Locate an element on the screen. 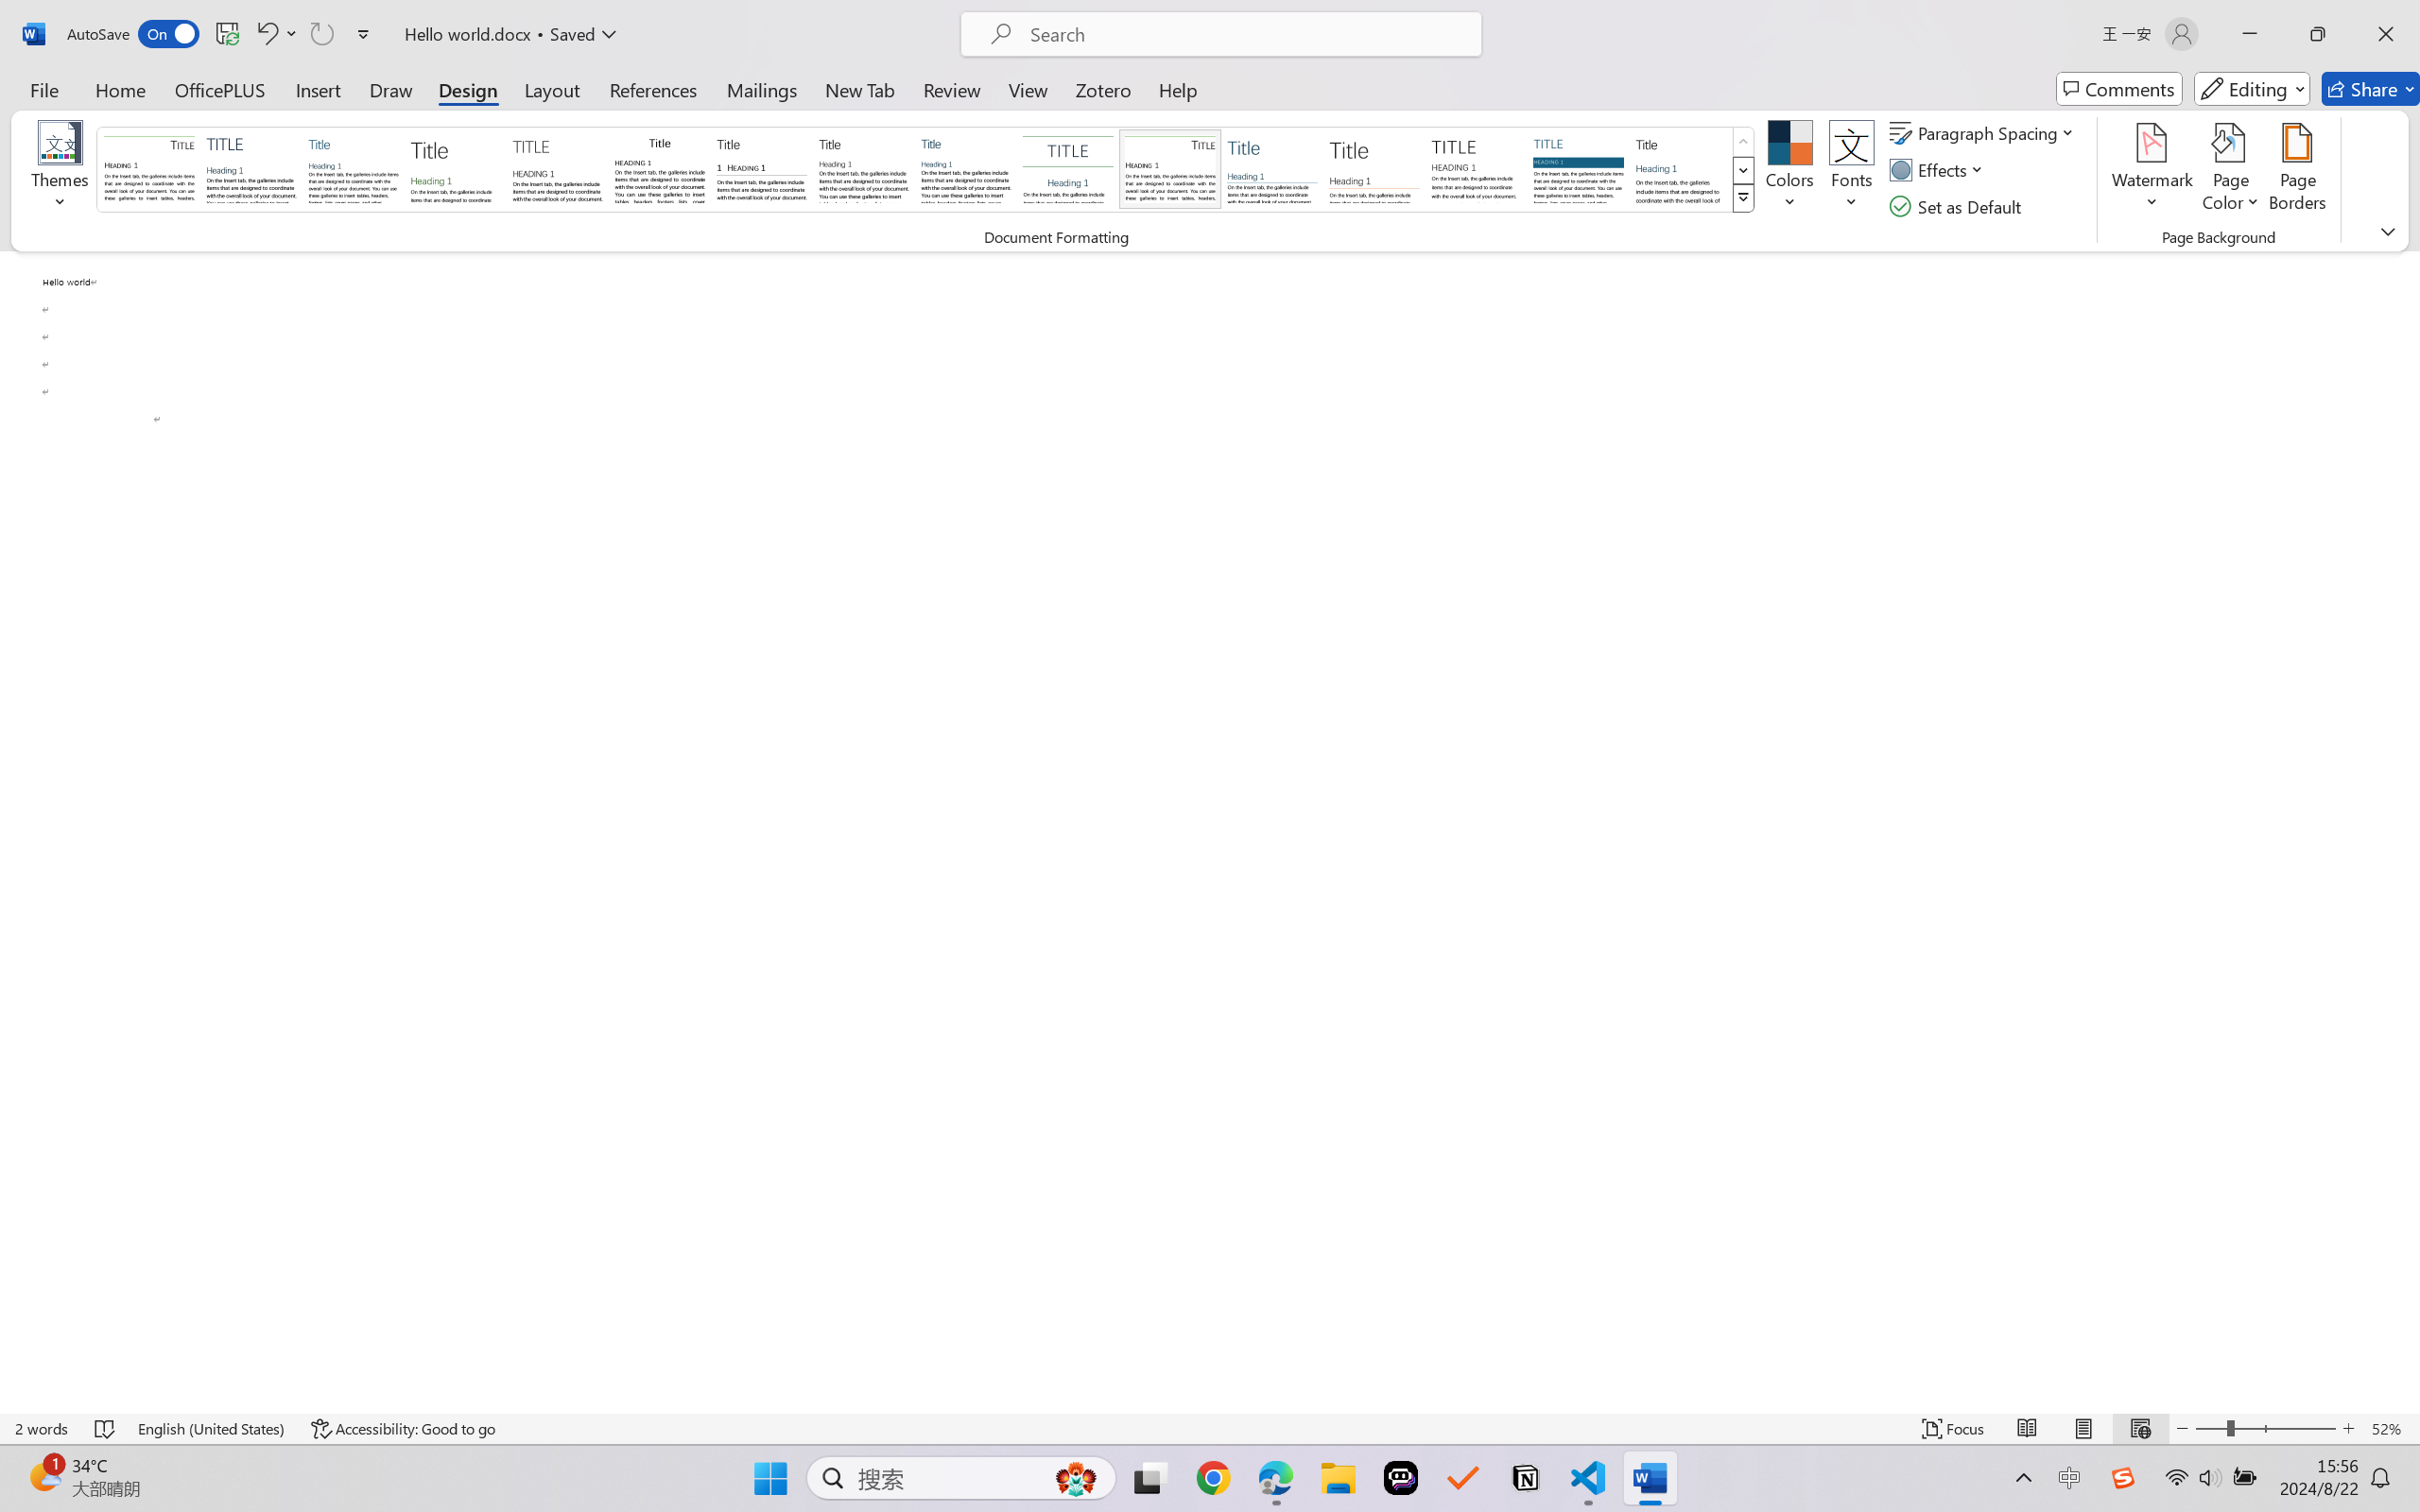 This screenshot has height=1512, width=2420. 'AutoSave' is located at coordinates (133, 33).